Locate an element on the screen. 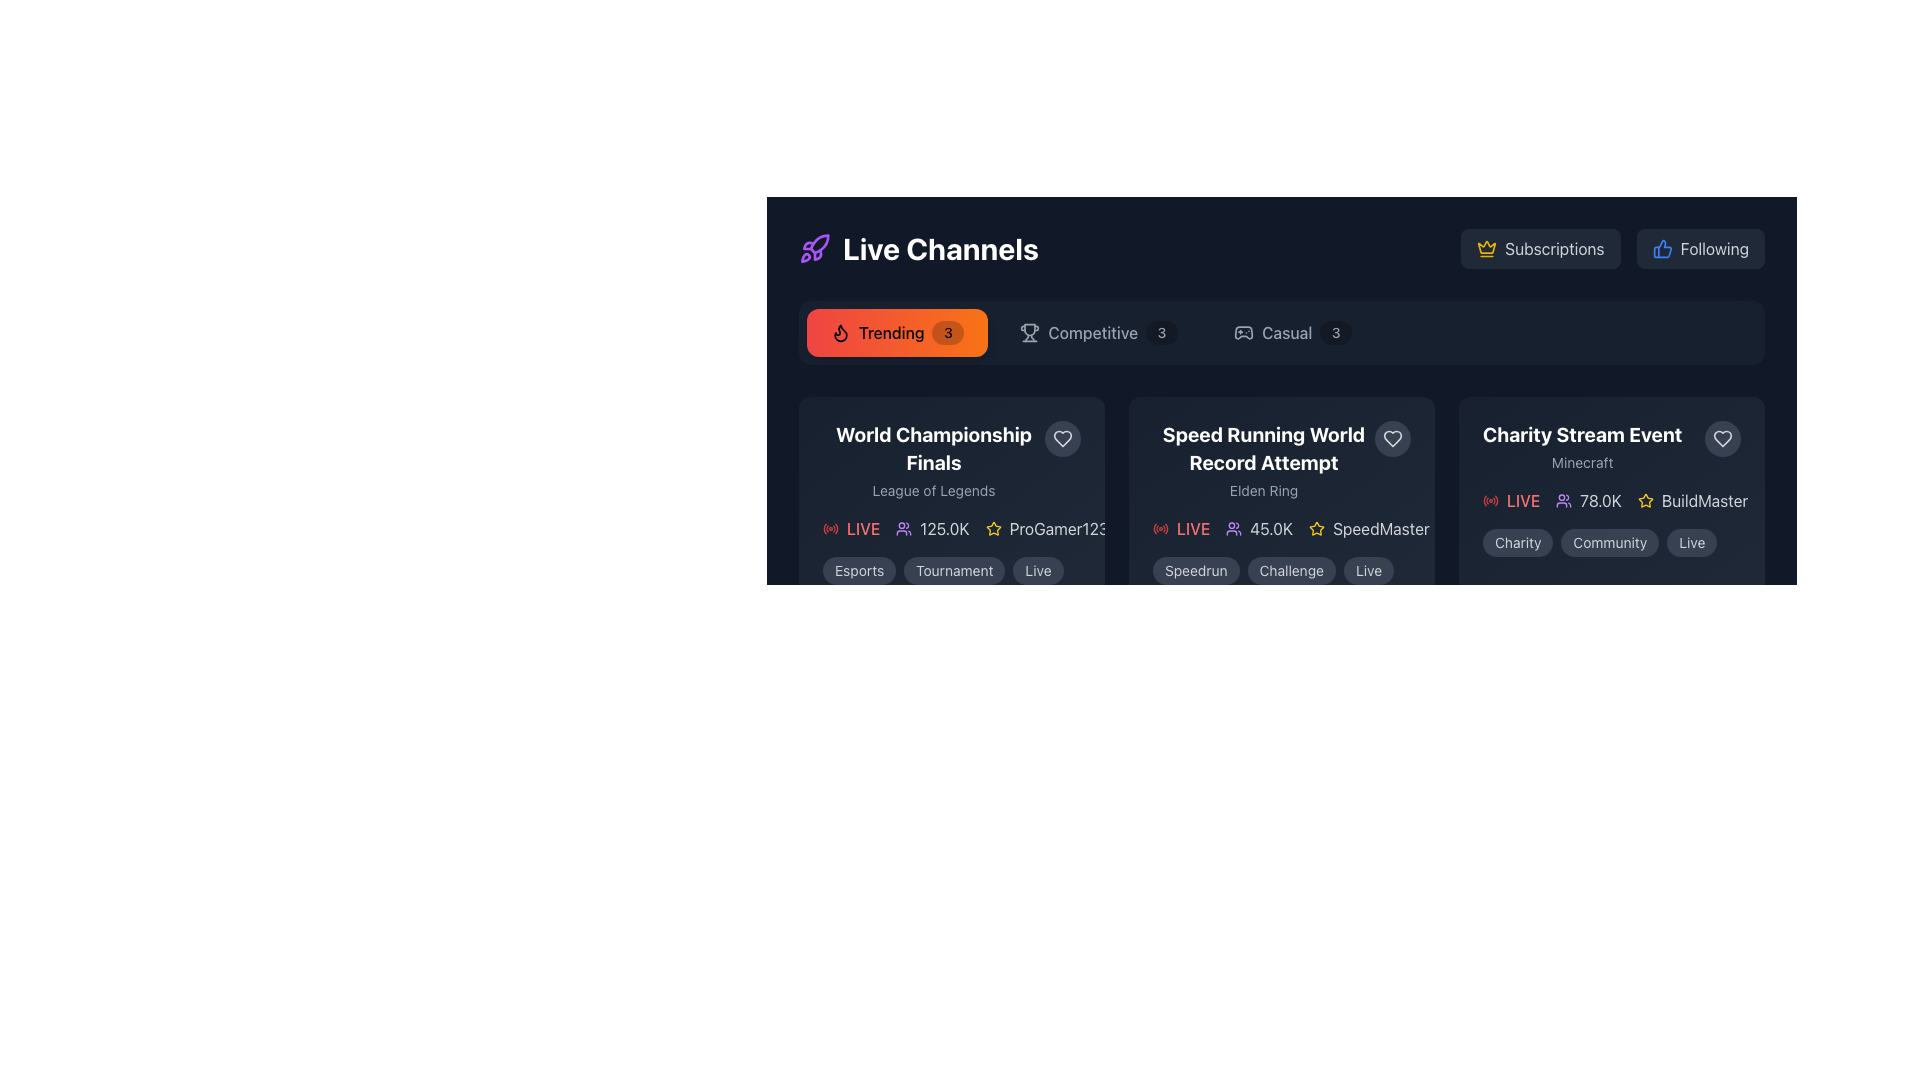 This screenshot has width=1920, height=1080. the text block containing the title 'Speed Running World Record Attempt' and subtitle 'Elden Ring', located in the 'Live Channels' section, centered within its card area is located at coordinates (1281, 461).